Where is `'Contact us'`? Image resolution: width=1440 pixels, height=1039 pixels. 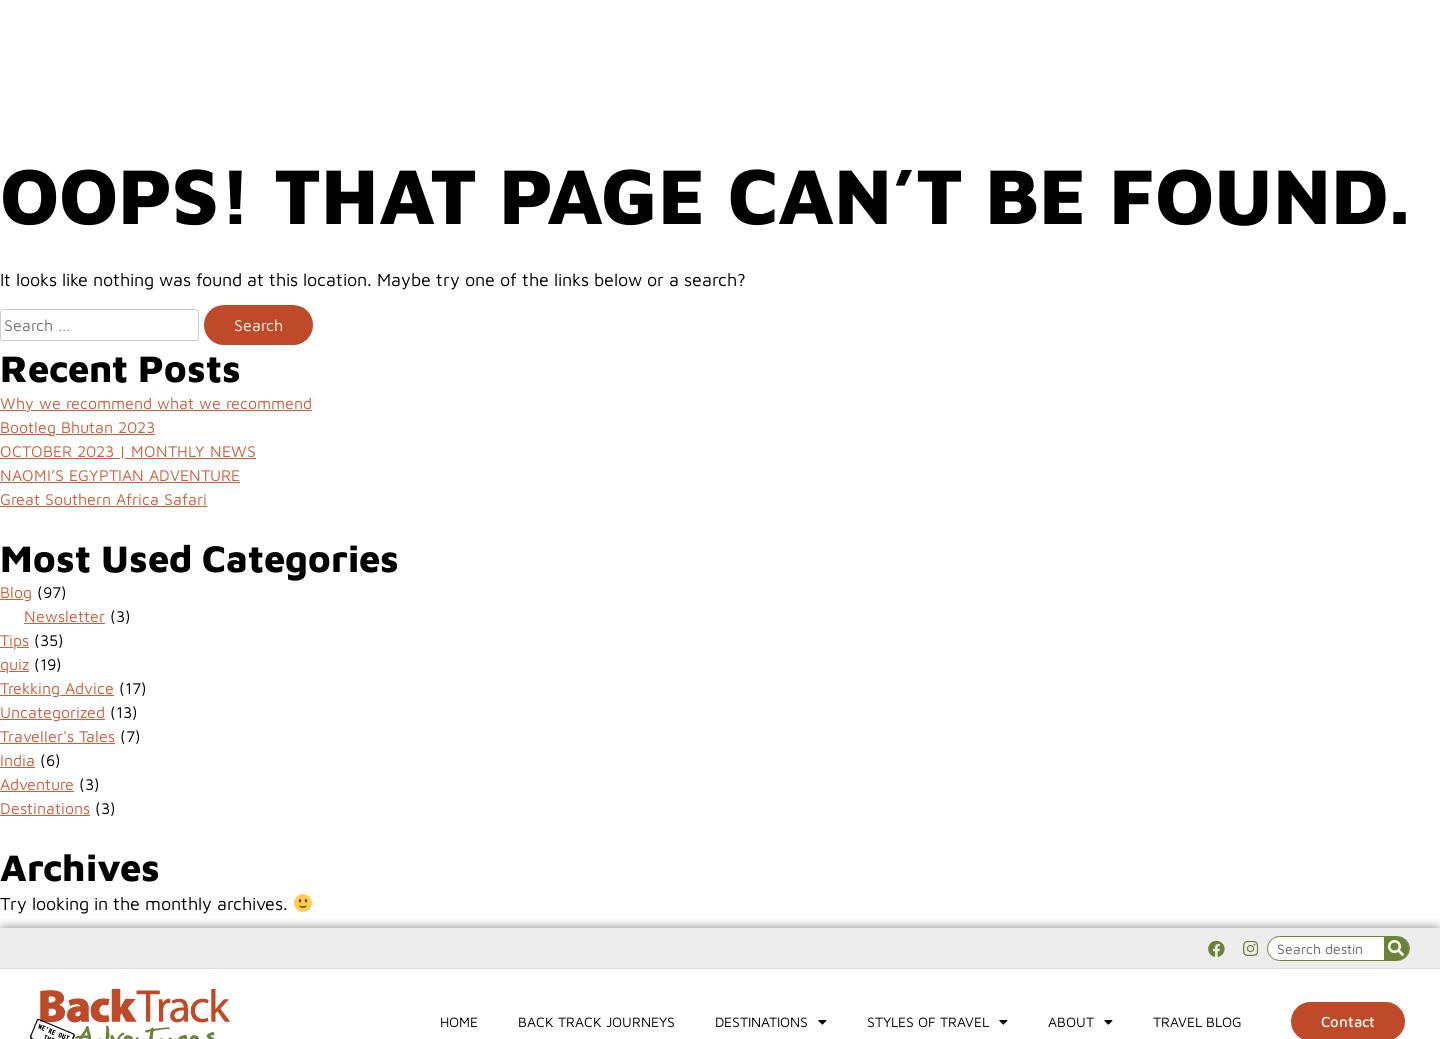 'Contact us' is located at coordinates (199, 867).